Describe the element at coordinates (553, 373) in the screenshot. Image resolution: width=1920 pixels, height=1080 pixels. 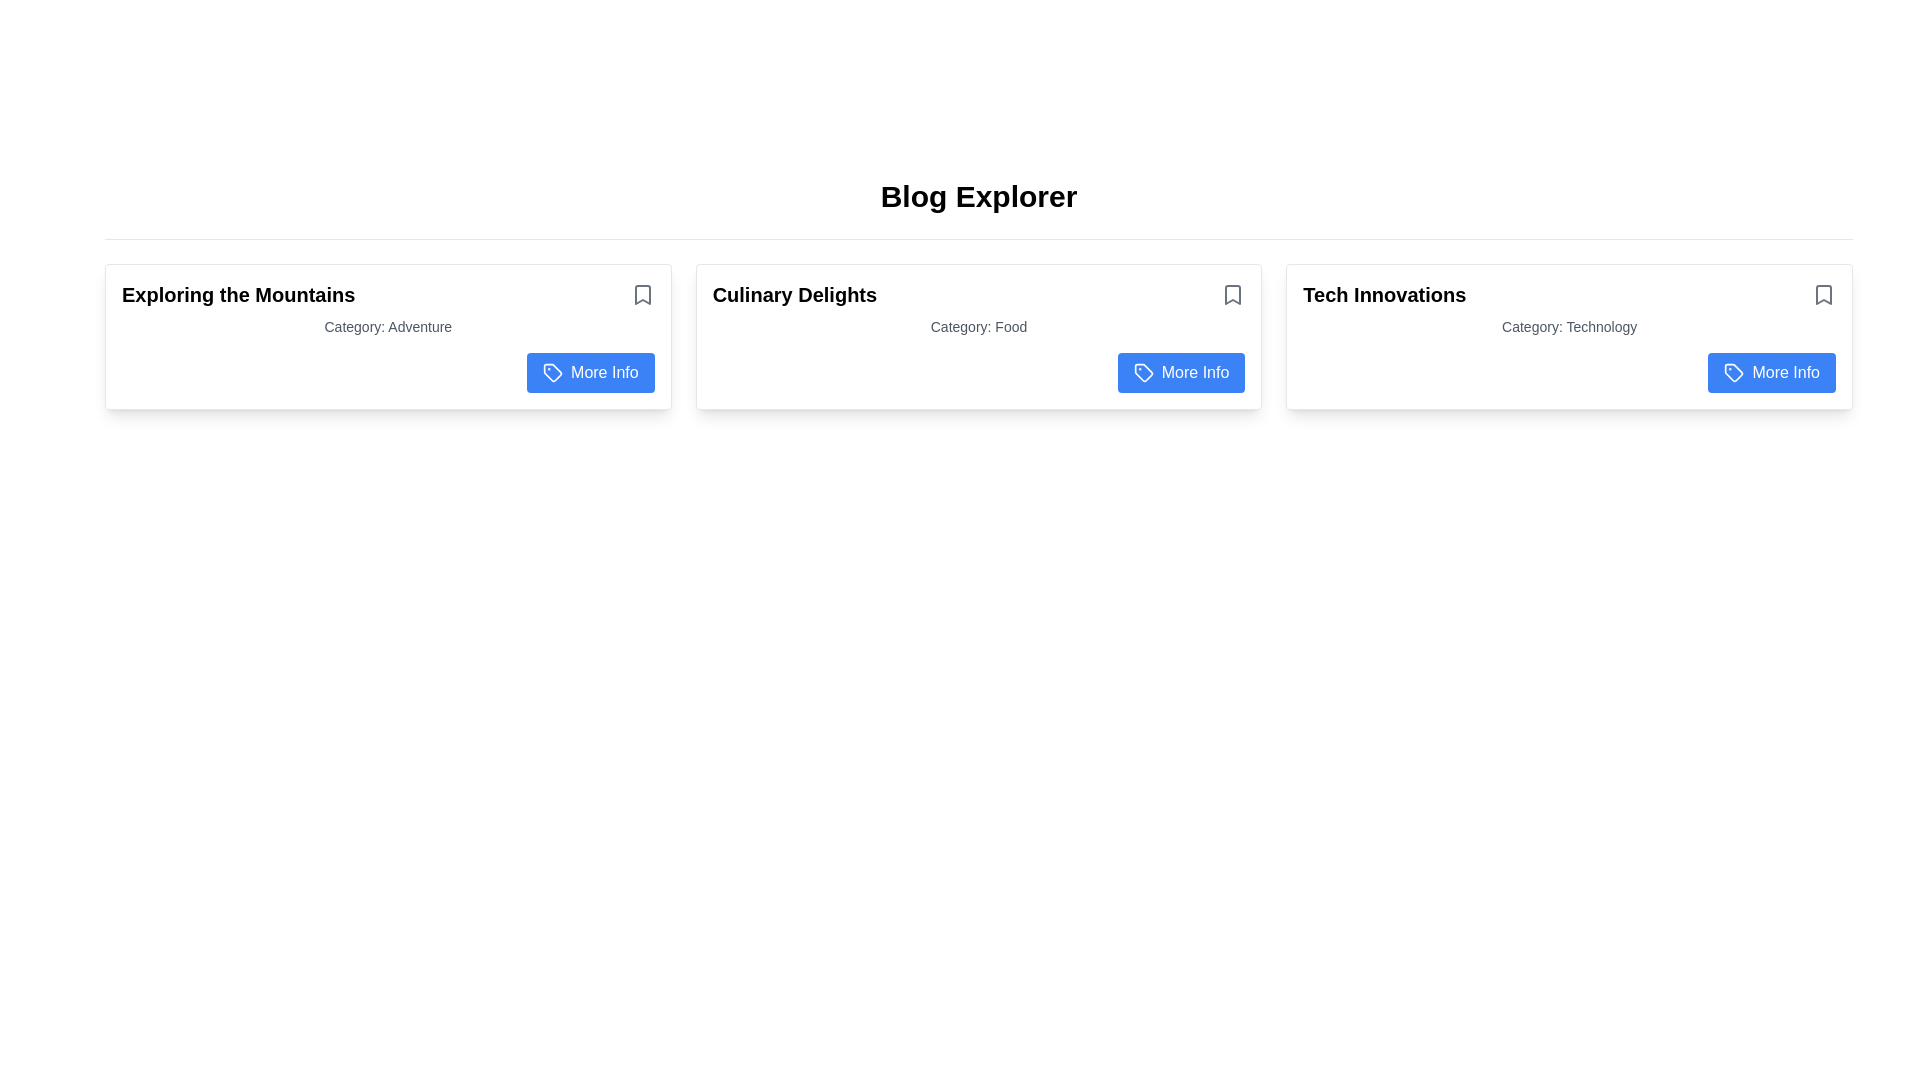
I see `the icon located to the left of the 'More Info' button at the bottom-right corner of the 'Exploring the Mountains' card, which provides additional information` at that location.